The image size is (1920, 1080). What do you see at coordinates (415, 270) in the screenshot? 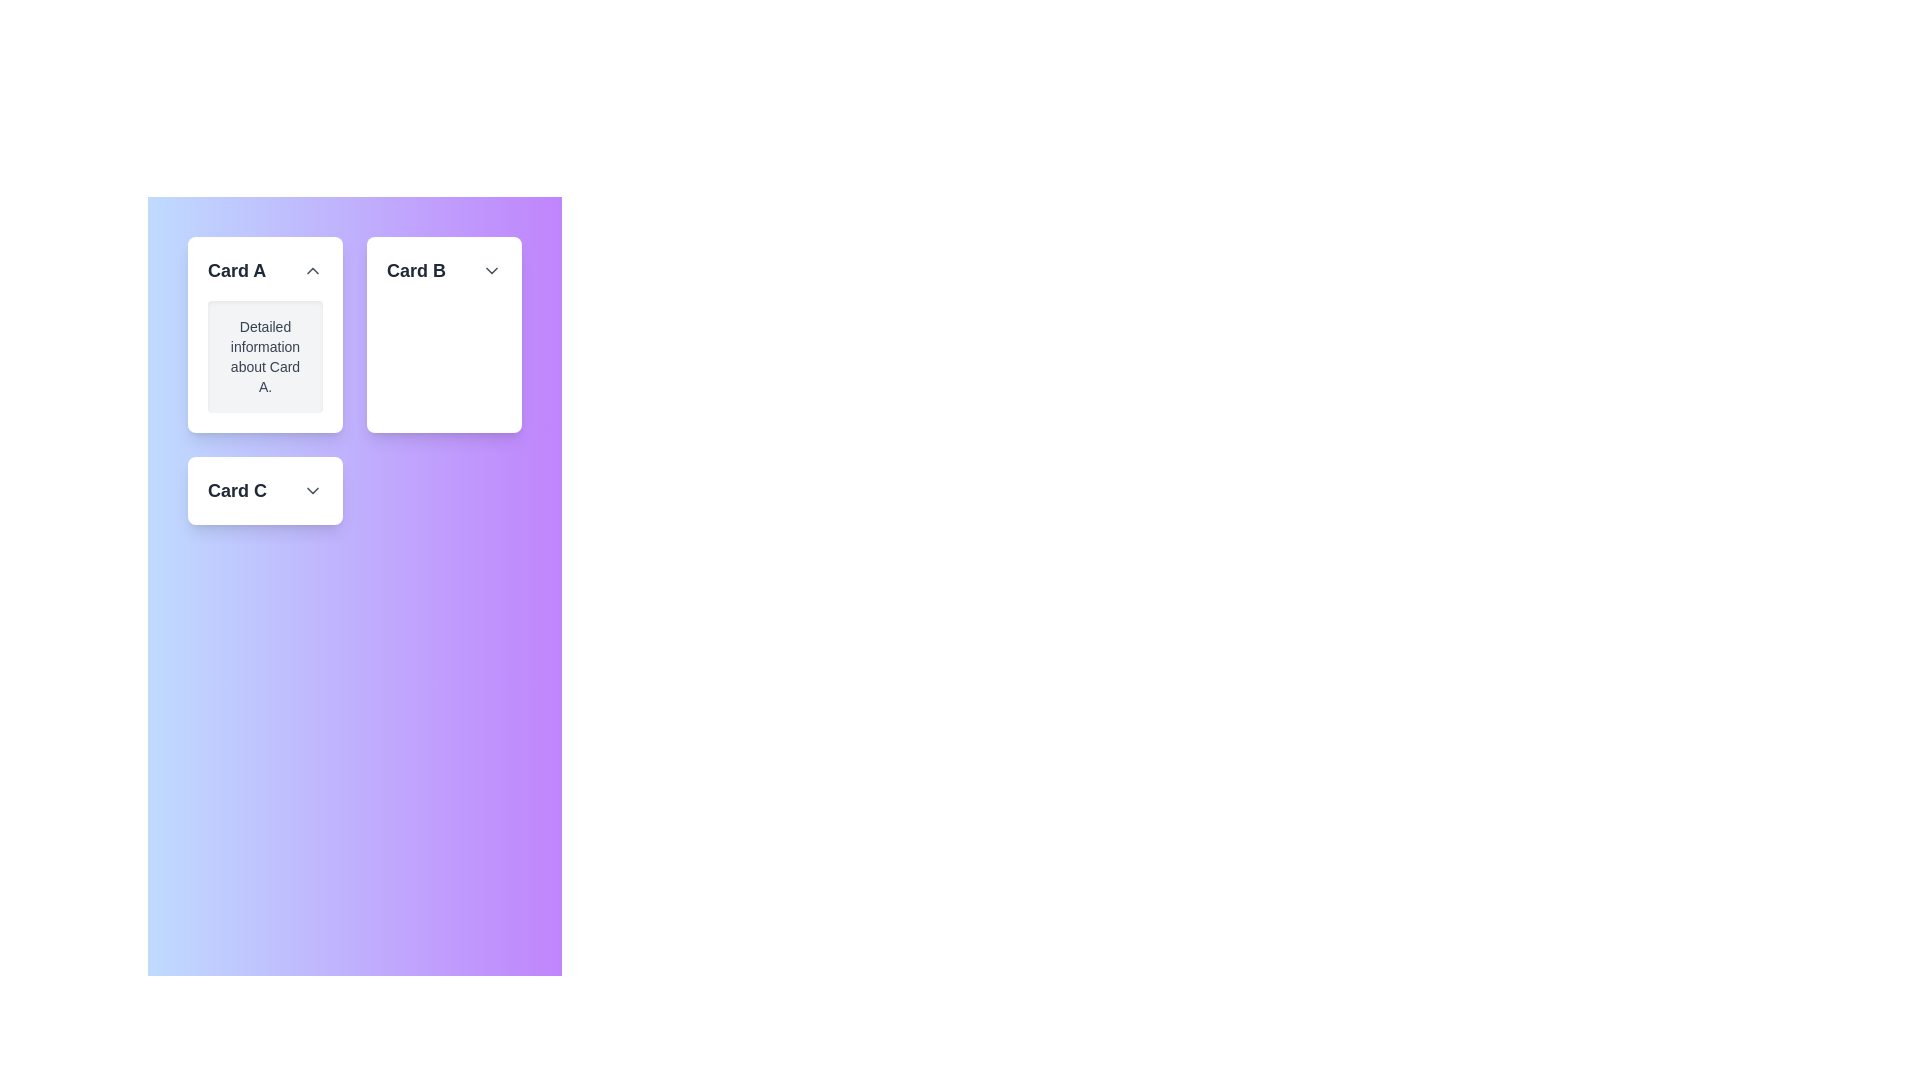
I see `the static text label that serves as the title for Card B, which is centrally aligned at the top of the card` at bounding box center [415, 270].